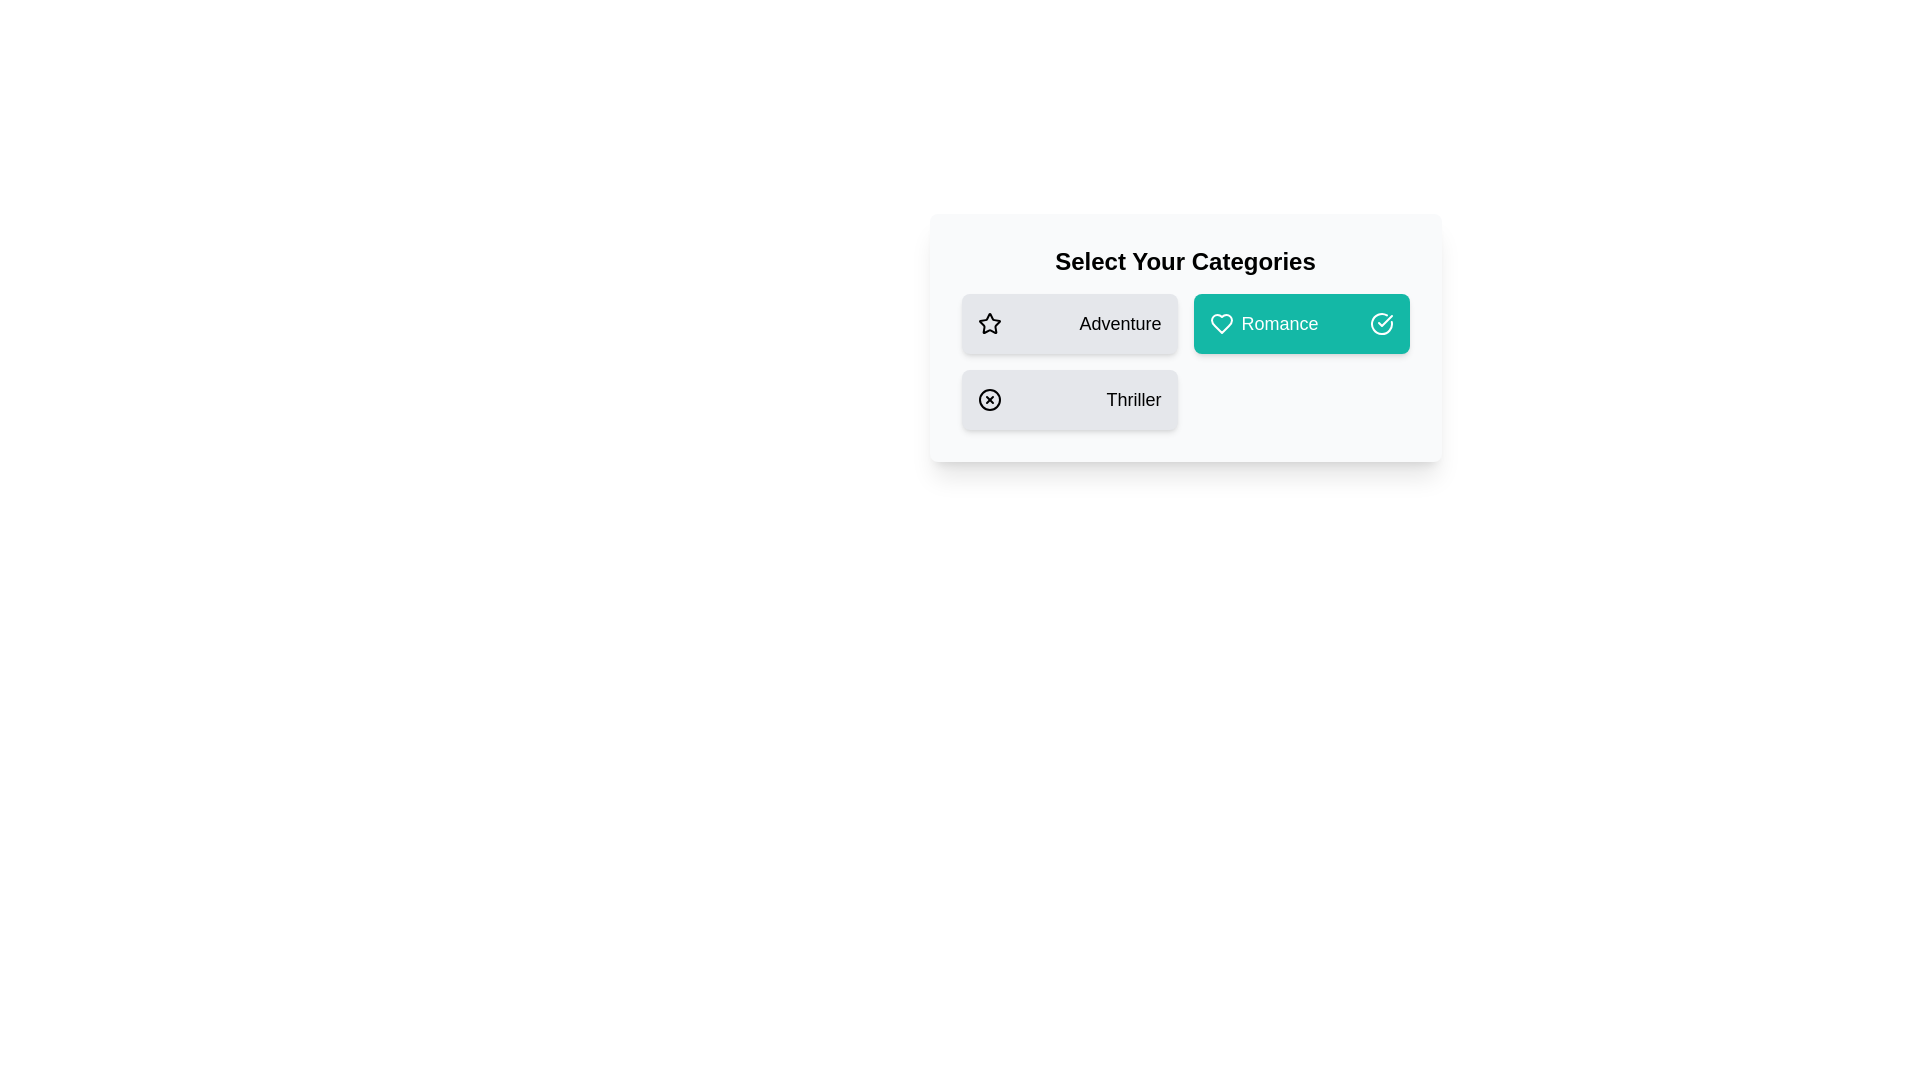  What do you see at coordinates (1068, 323) in the screenshot?
I see `the category Adventure` at bounding box center [1068, 323].